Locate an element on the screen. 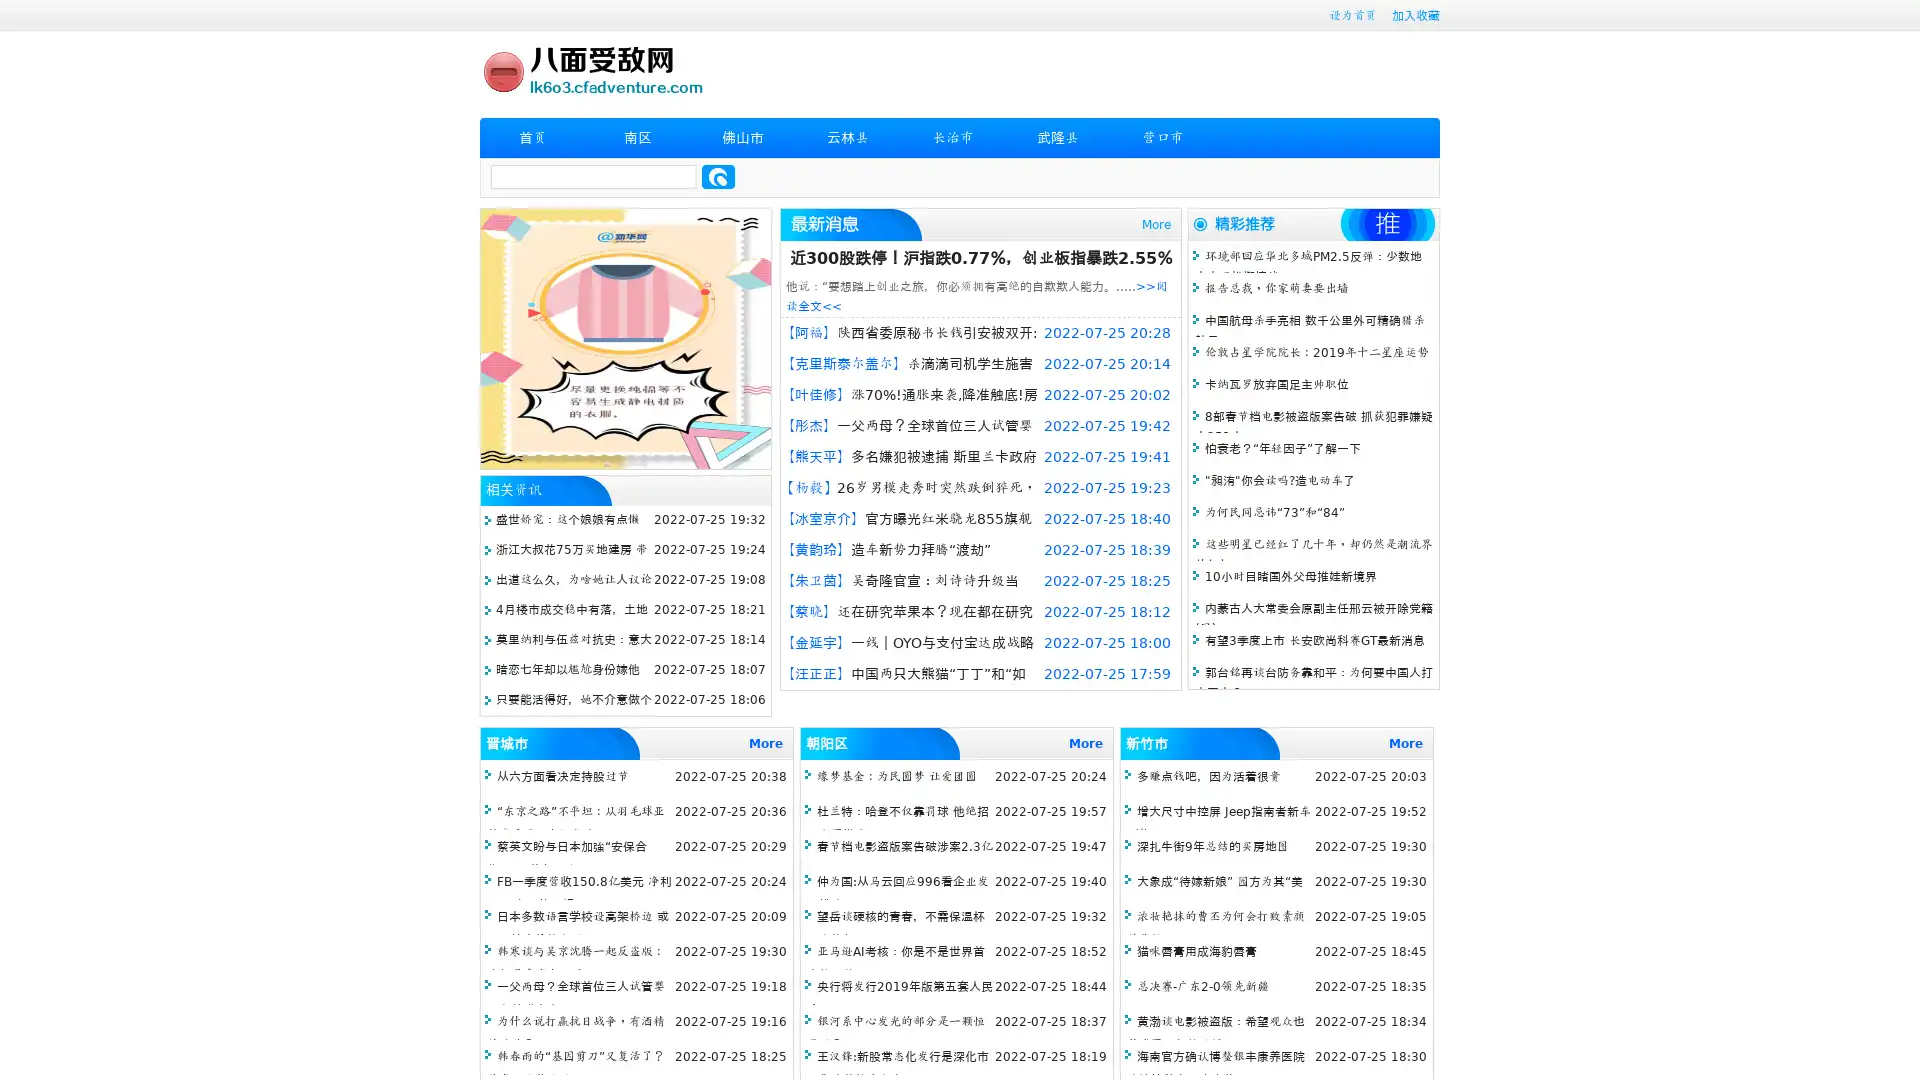  Search is located at coordinates (718, 176).